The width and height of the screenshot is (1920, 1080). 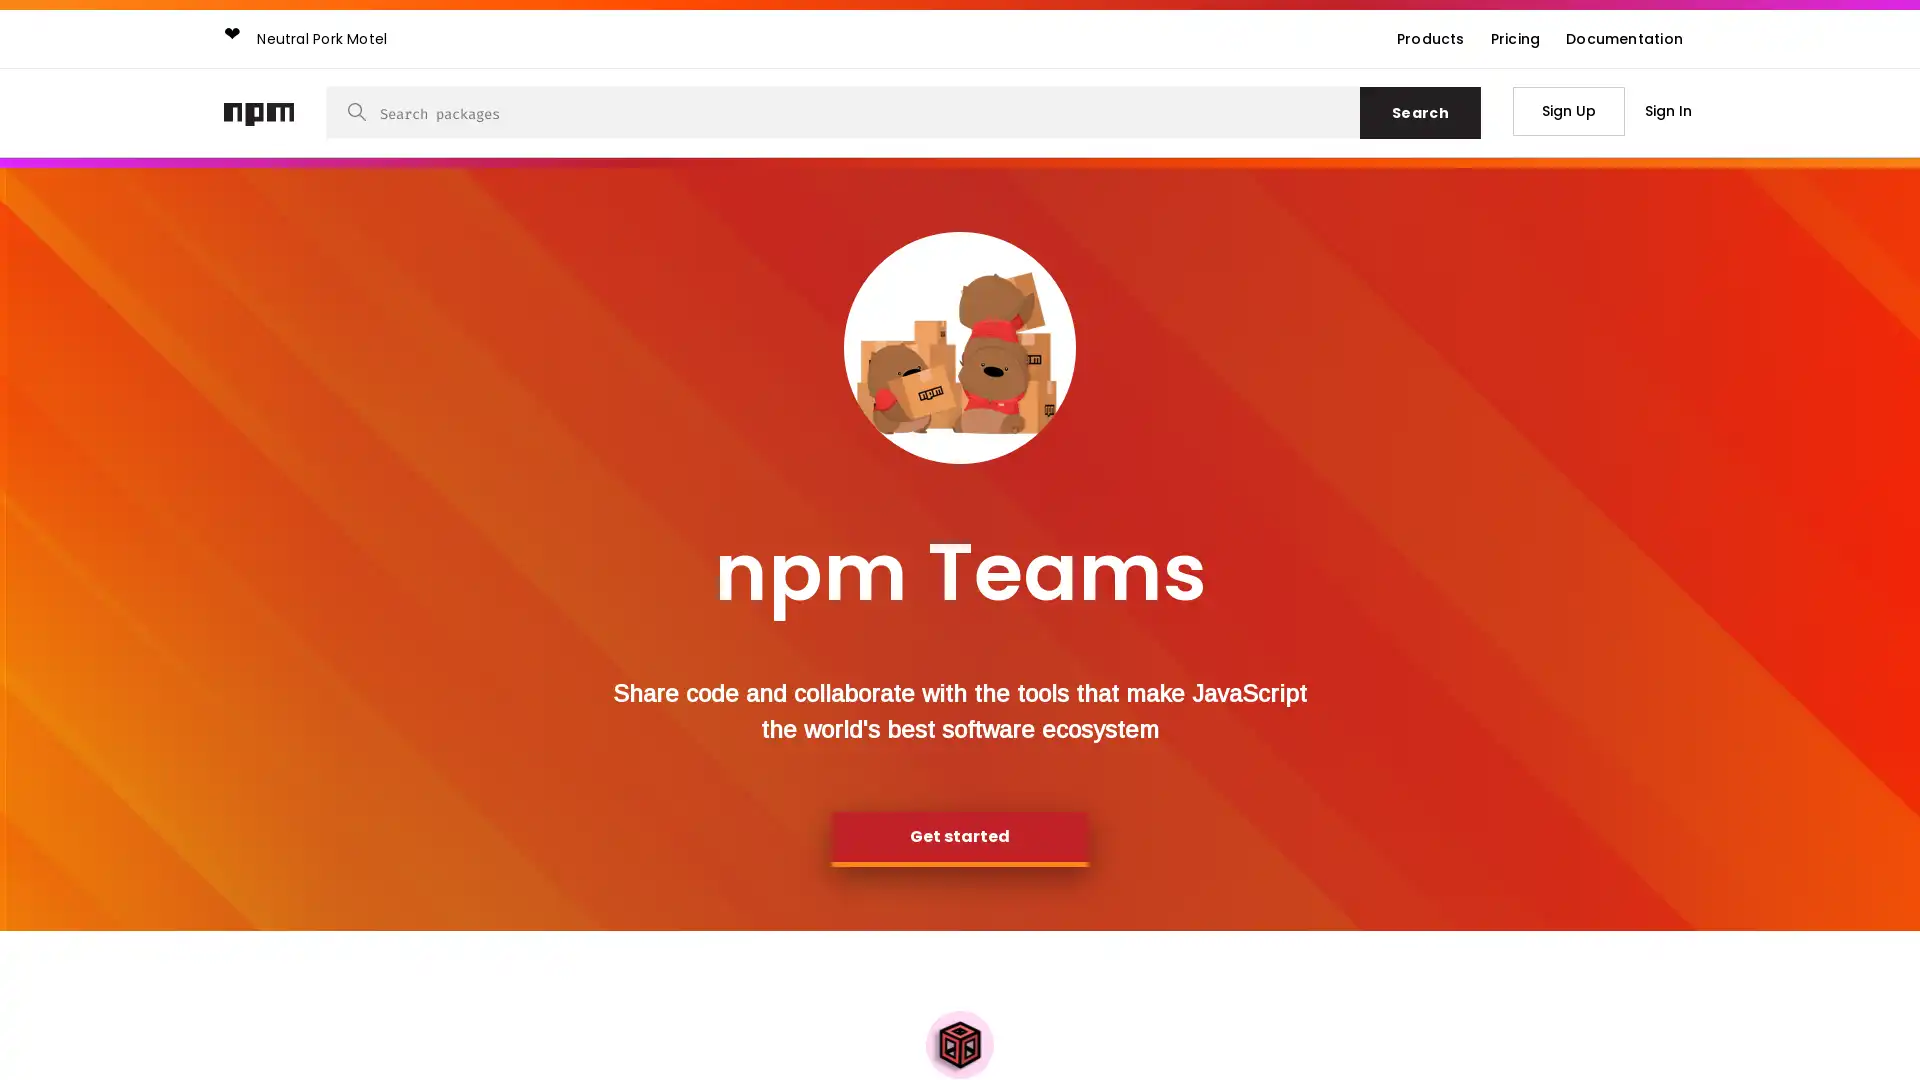 What do you see at coordinates (1419, 112) in the screenshot?
I see `Search` at bounding box center [1419, 112].